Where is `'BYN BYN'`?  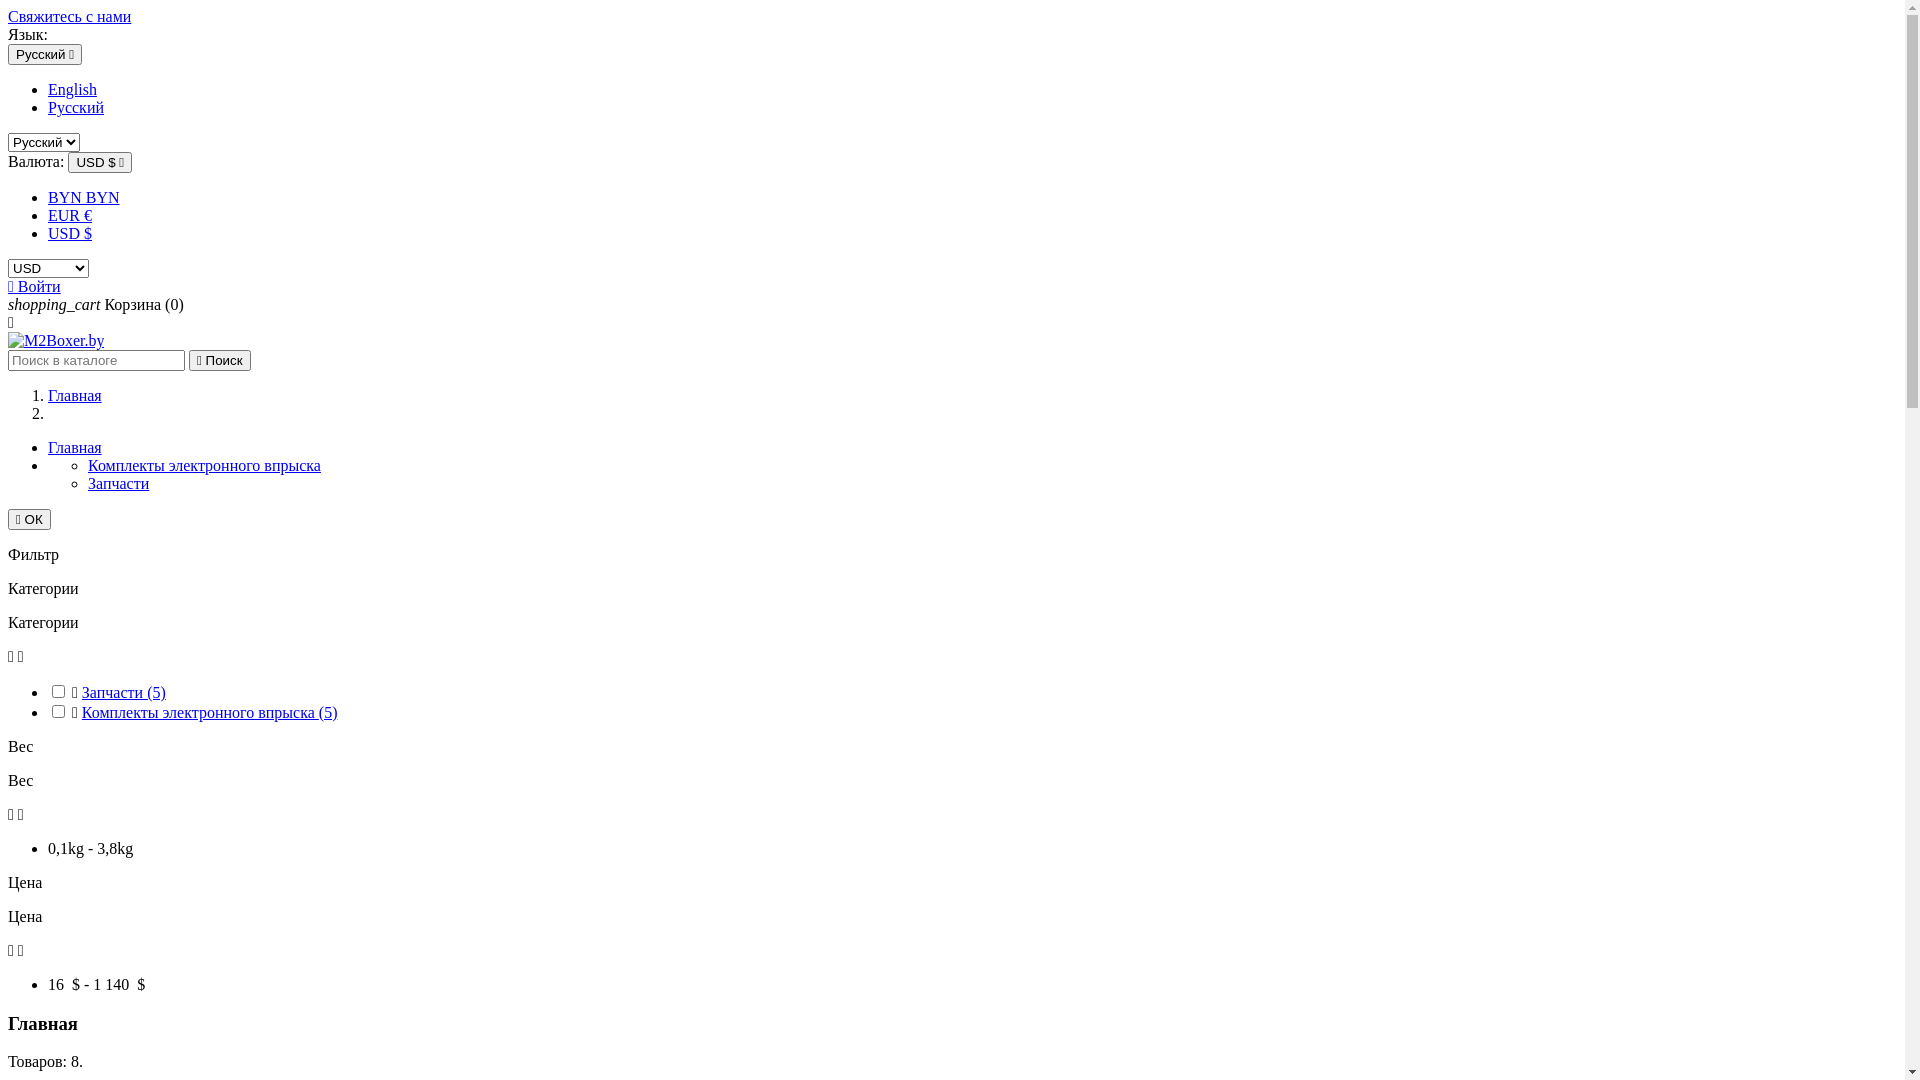 'BYN BYN' is located at coordinates (82, 197).